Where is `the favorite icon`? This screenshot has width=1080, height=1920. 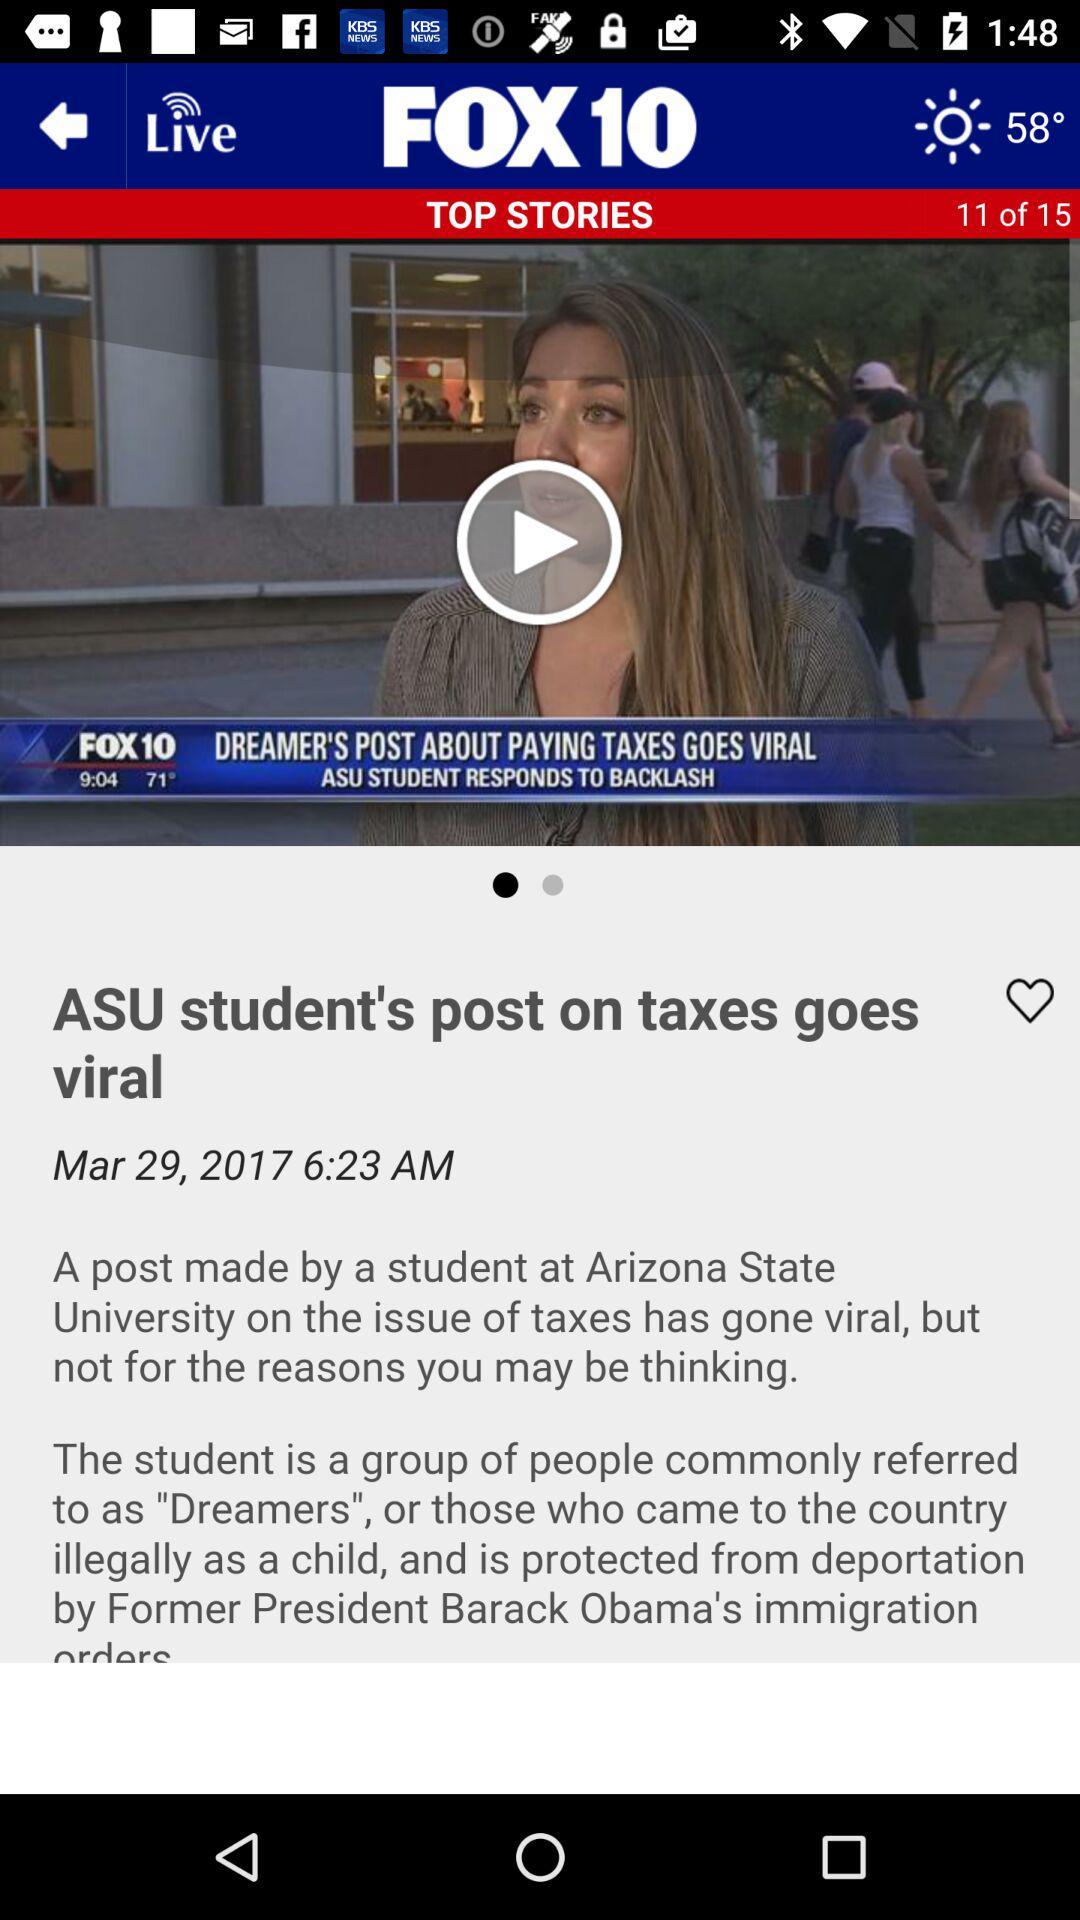 the favorite icon is located at coordinates (1017, 1000).